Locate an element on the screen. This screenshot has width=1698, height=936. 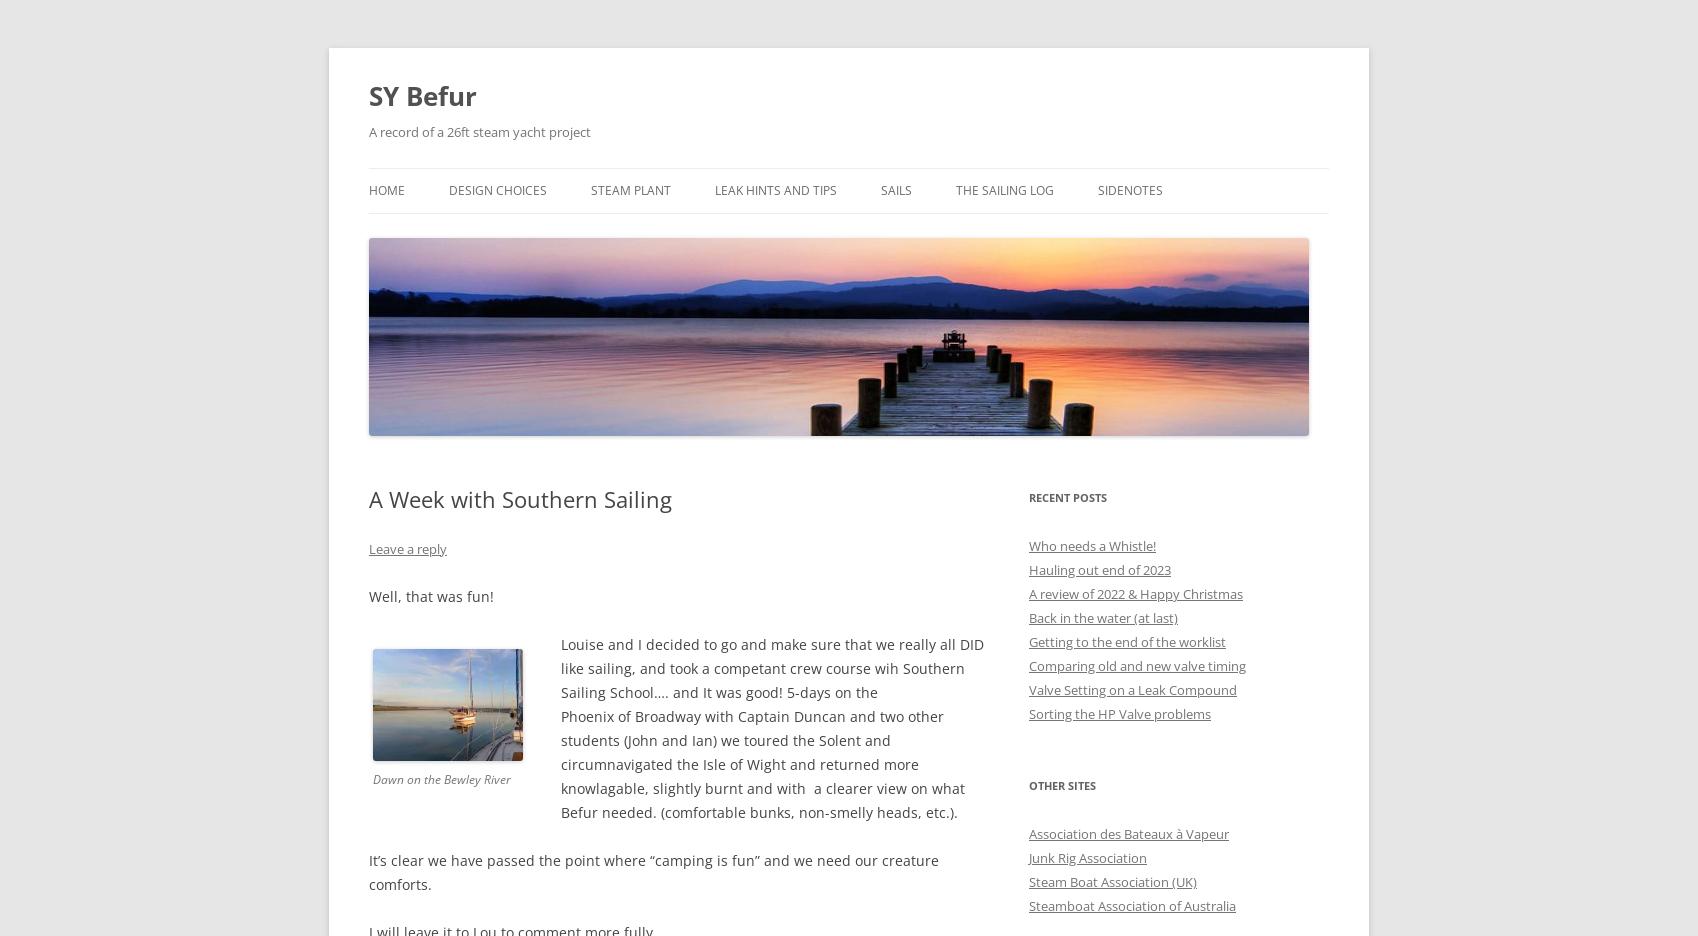
'Hauling out end of 2023' is located at coordinates (1099, 569).